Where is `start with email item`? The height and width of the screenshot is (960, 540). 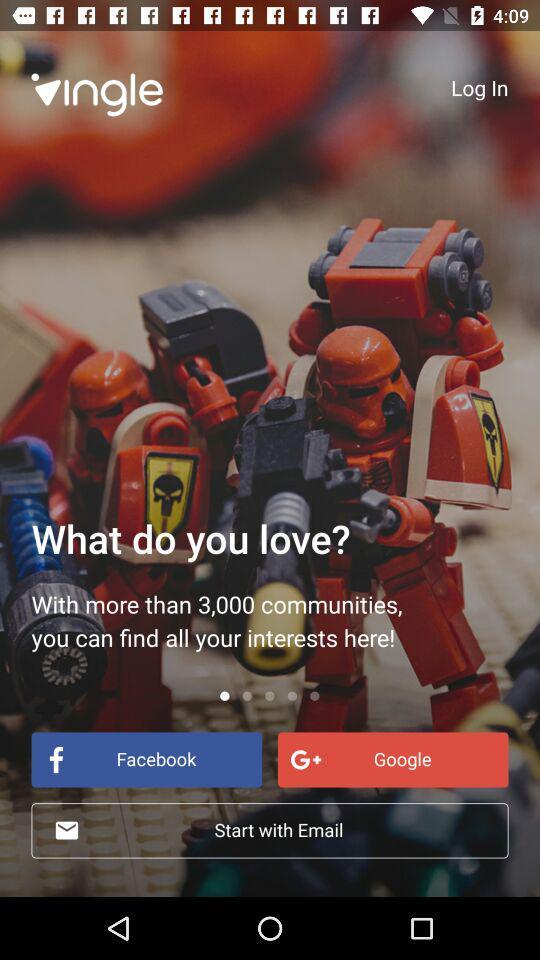
start with email item is located at coordinates (270, 830).